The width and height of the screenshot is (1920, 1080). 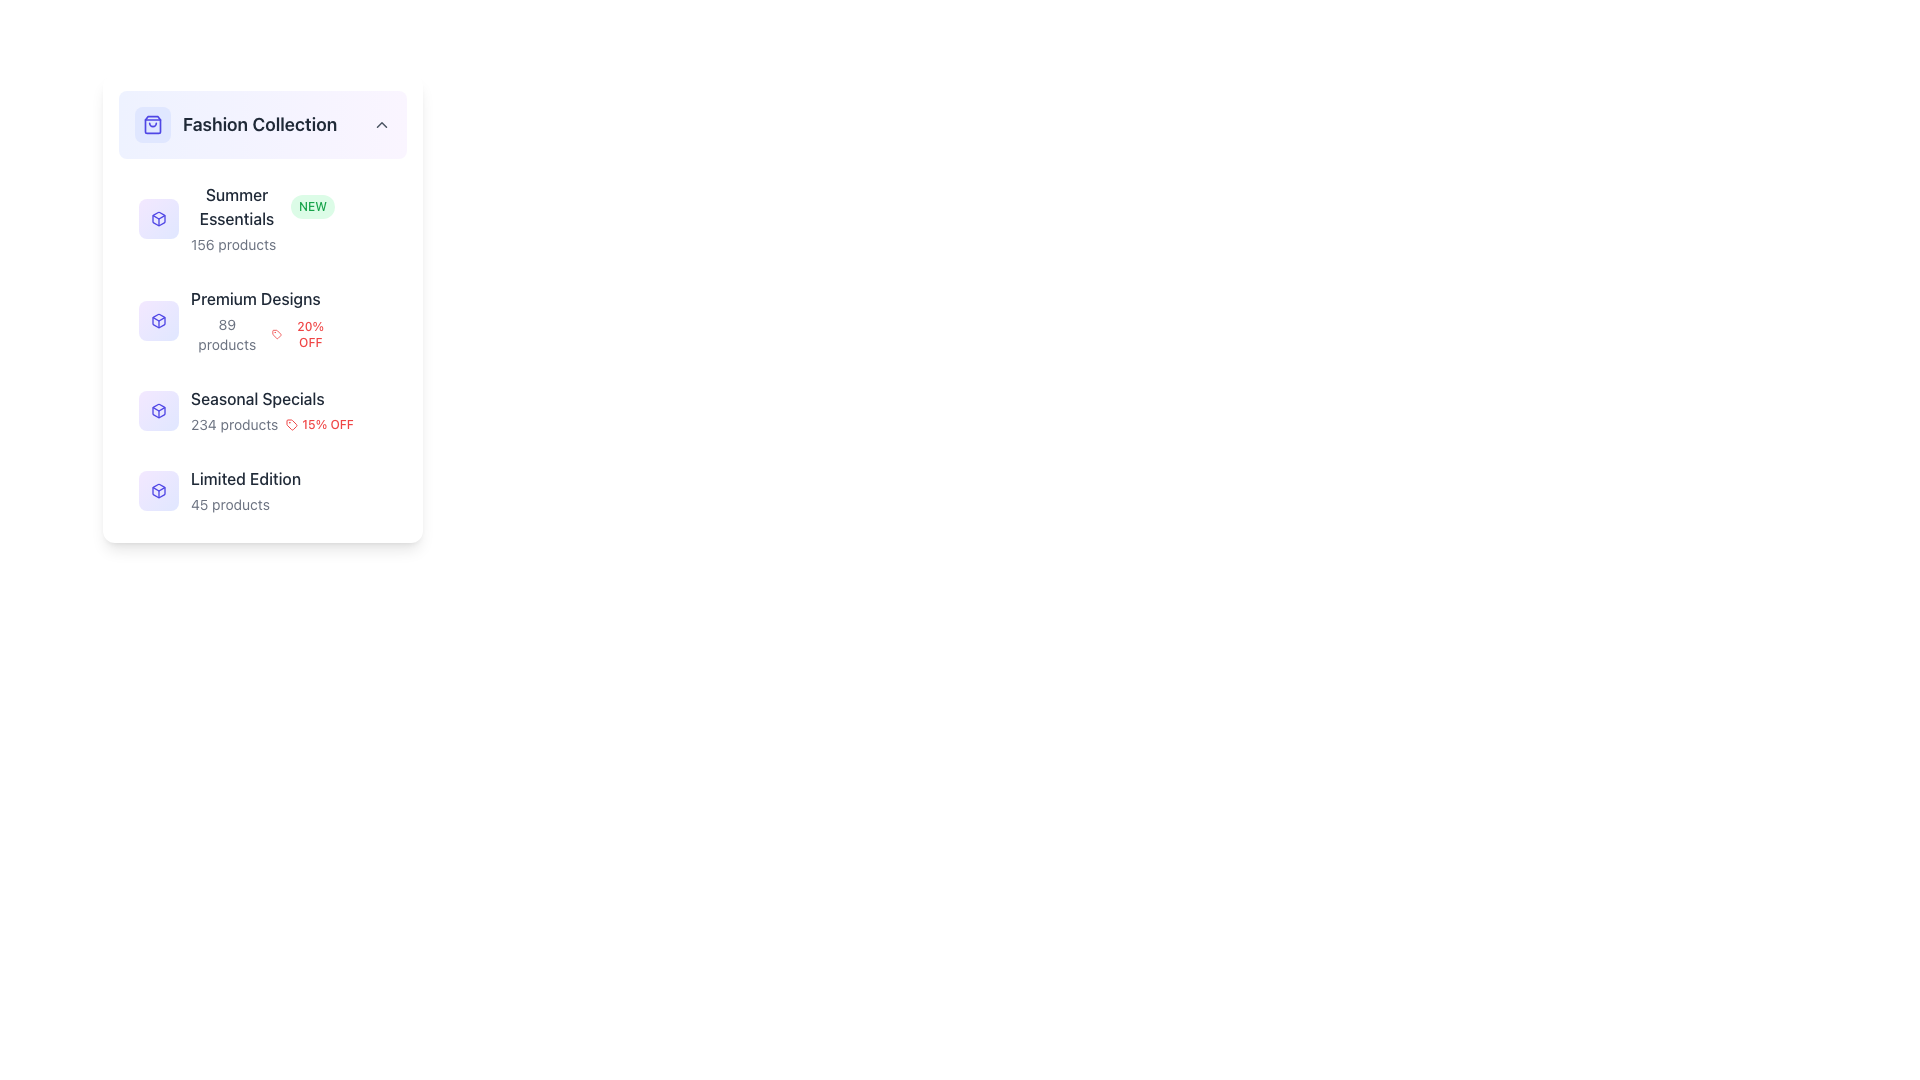 What do you see at coordinates (254, 299) in the screenshot?
I see `the text label displaying 'Premium Designs', which is part of the 'Fashion Collection' group in the vertical sidebar menu, positioned between 'Summer Essentials' and 'Seasonal Specials'` at bounding box center [254, 299].